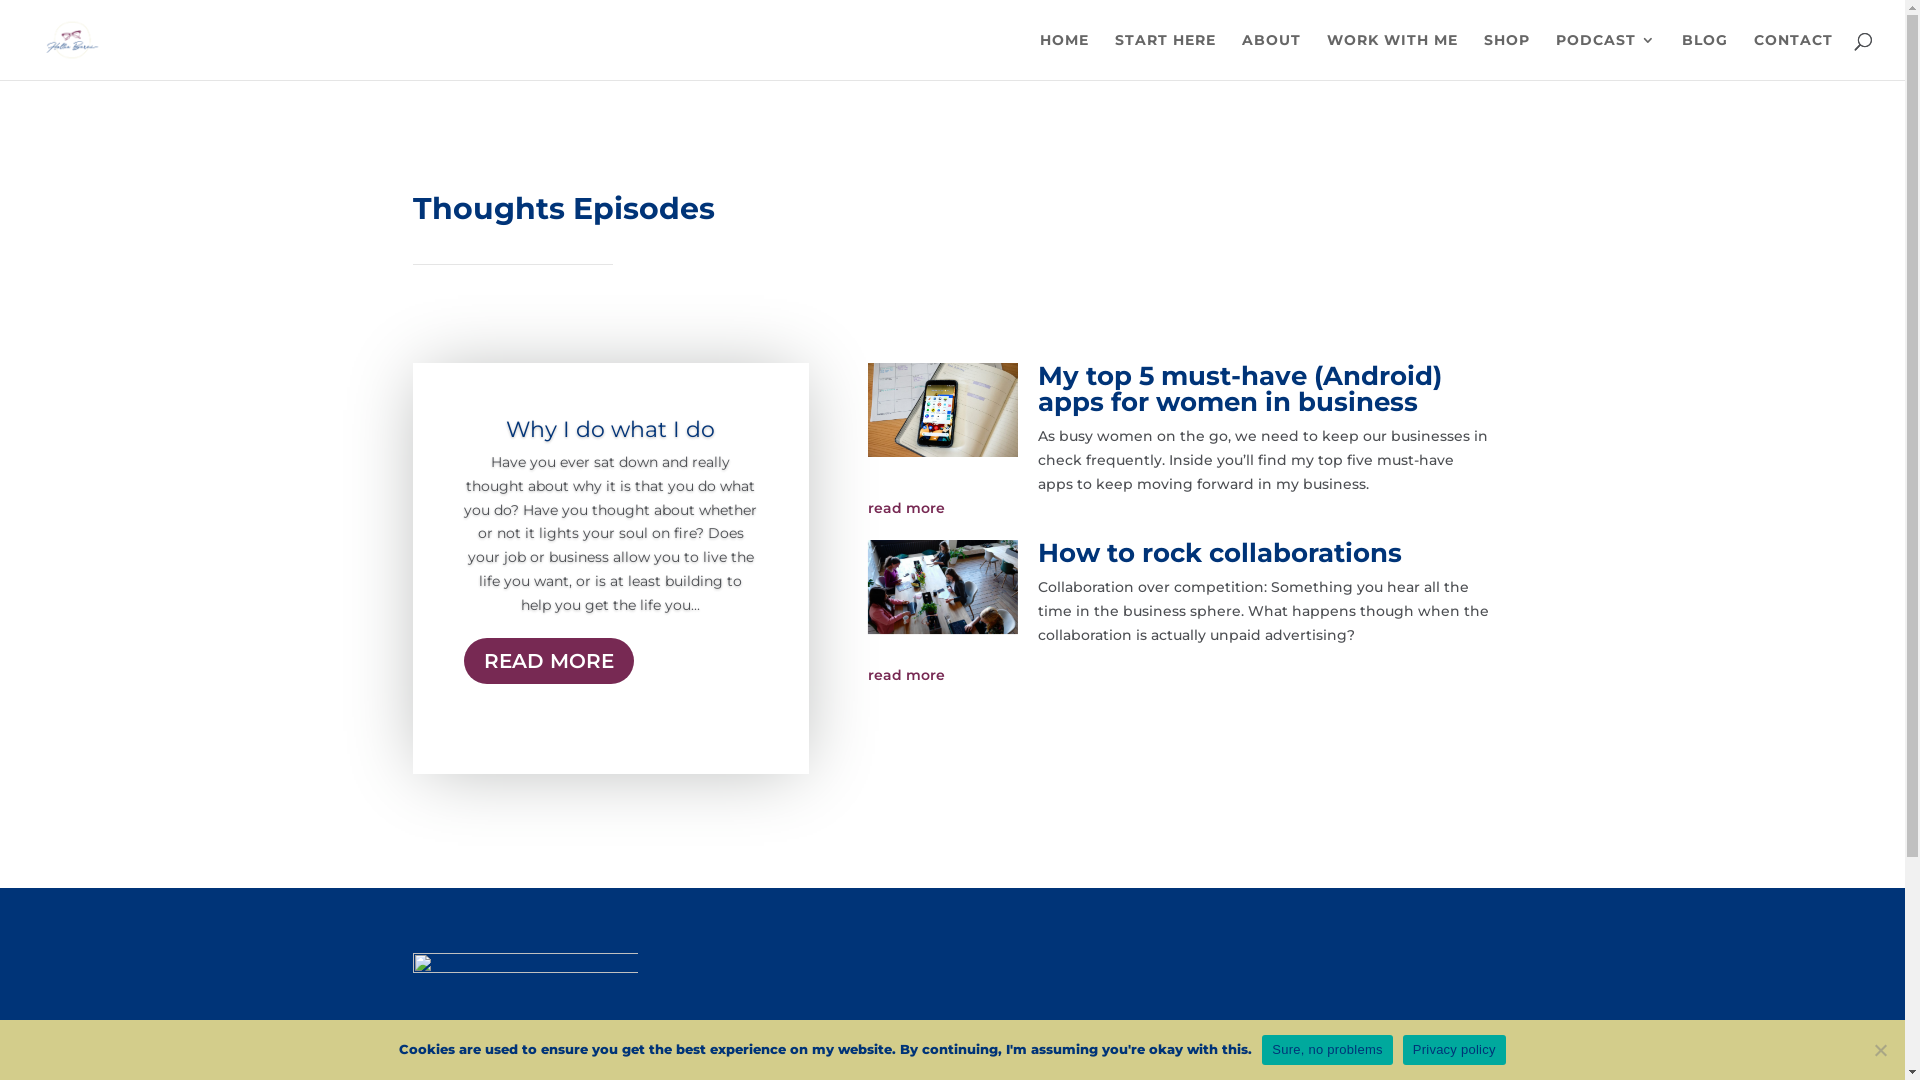 This screenshot has width=1920, height=1080. Describe the element at coordinates (1606, 55) in the screenshot. I see `'PODCAST'` at that location.